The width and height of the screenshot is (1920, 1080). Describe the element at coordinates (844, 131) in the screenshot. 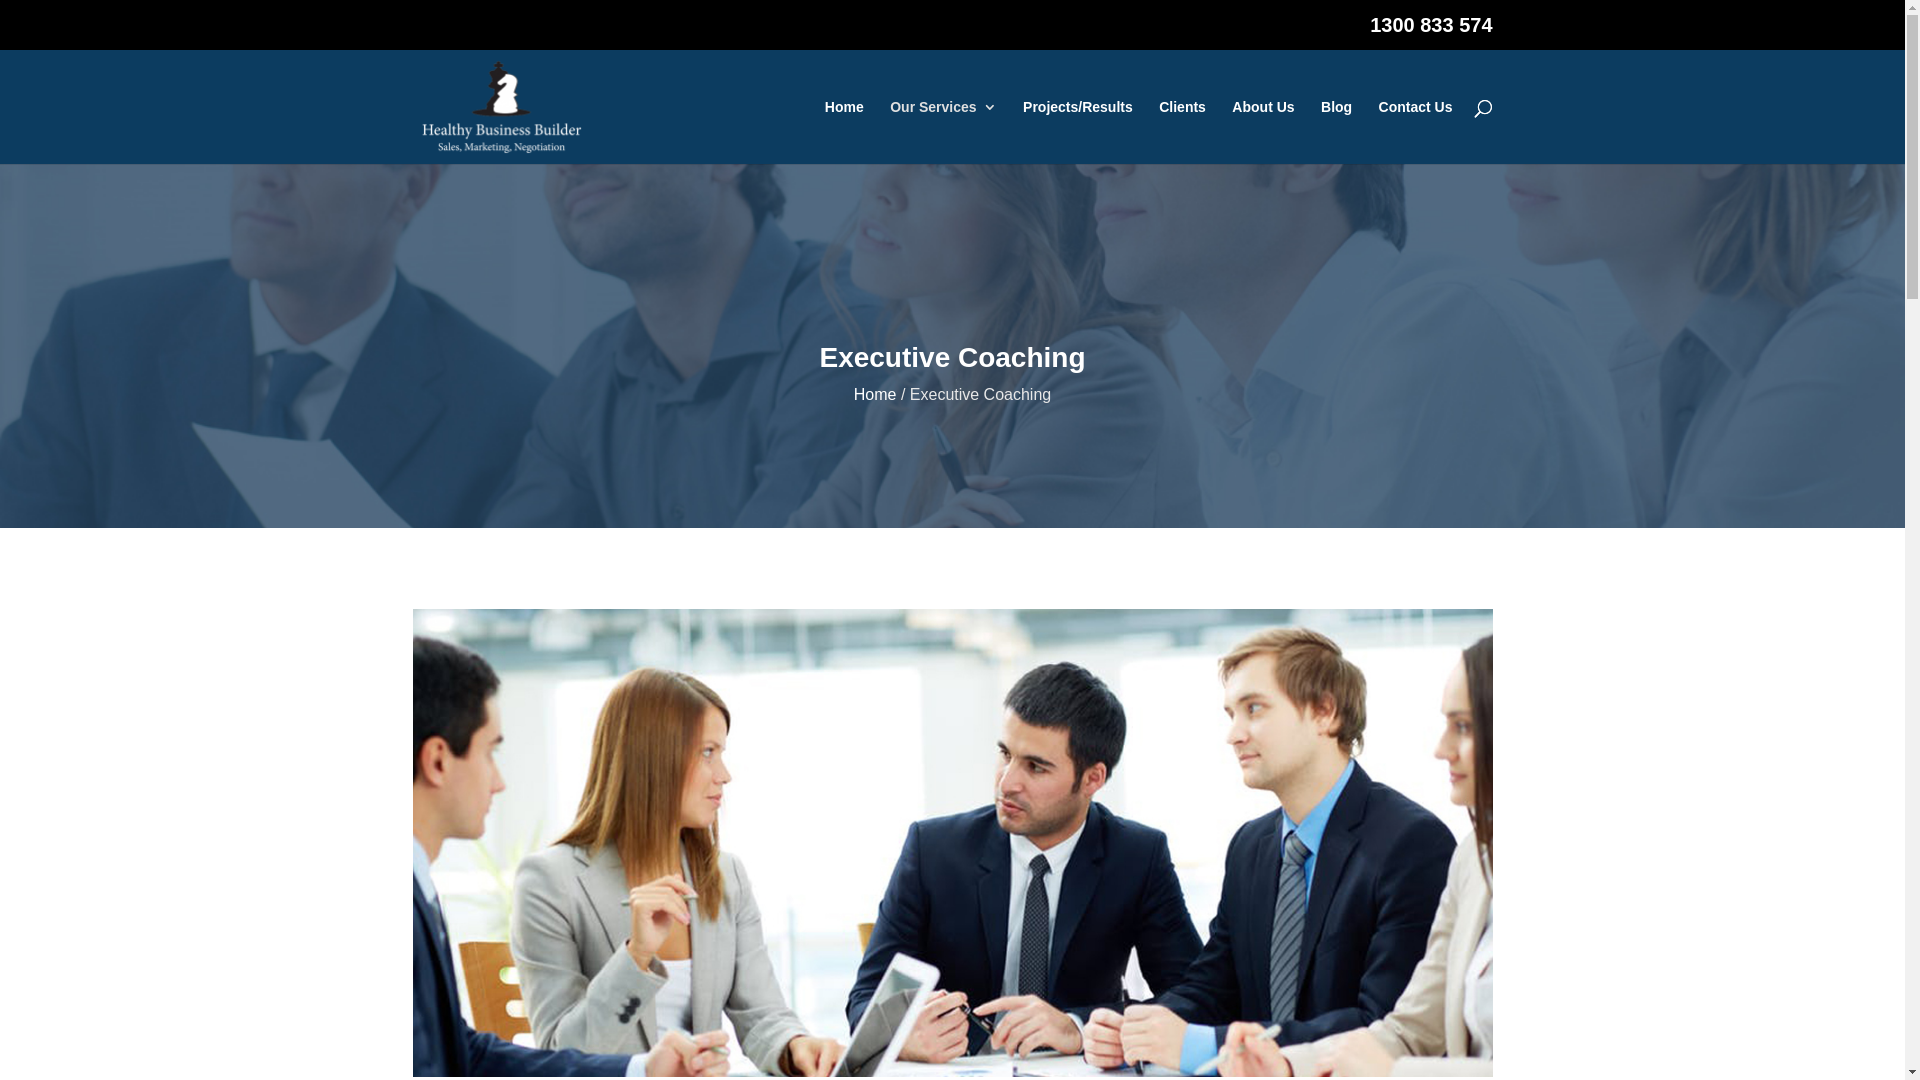

I see `'Home'` at that location.